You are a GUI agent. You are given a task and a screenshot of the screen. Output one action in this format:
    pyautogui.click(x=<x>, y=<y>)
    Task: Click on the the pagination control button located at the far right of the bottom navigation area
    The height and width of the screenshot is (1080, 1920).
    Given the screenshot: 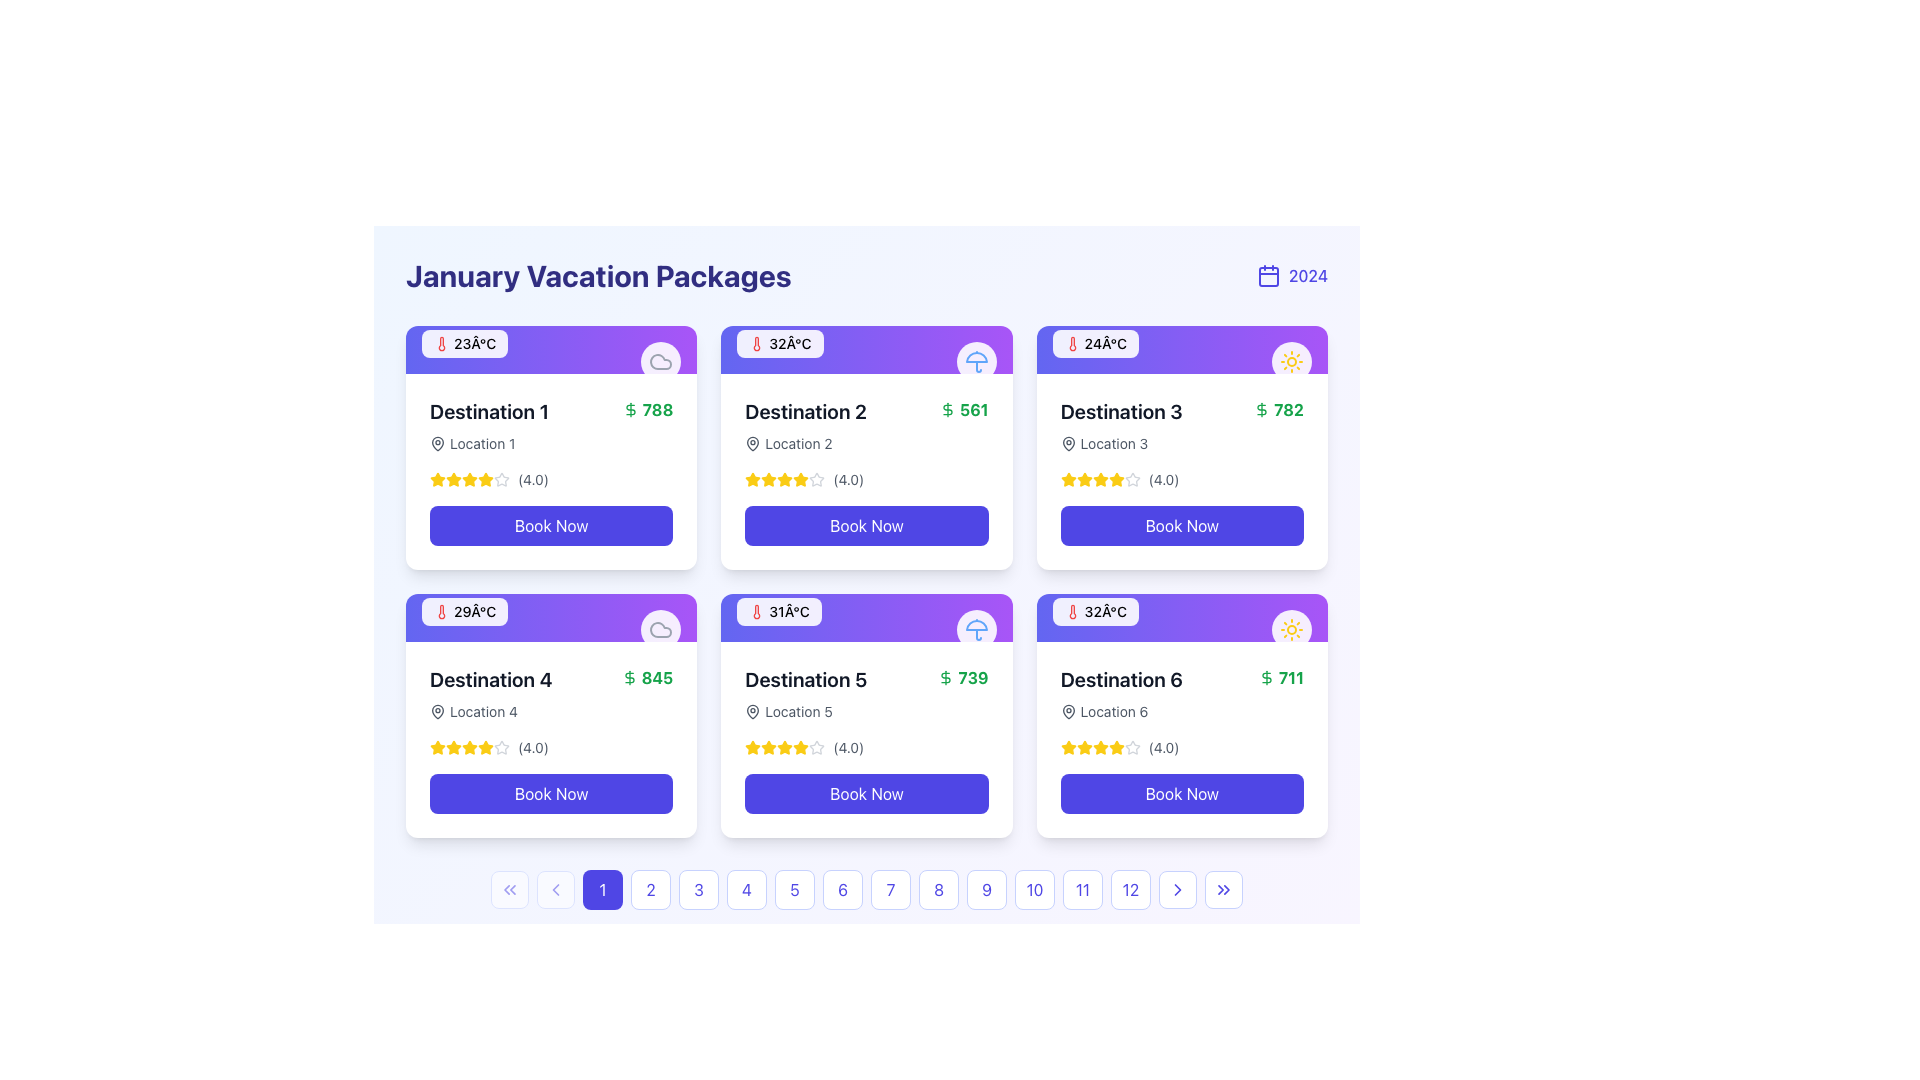 What is the action you would take?
    pyautogui.click(x=1223, y=889)
    